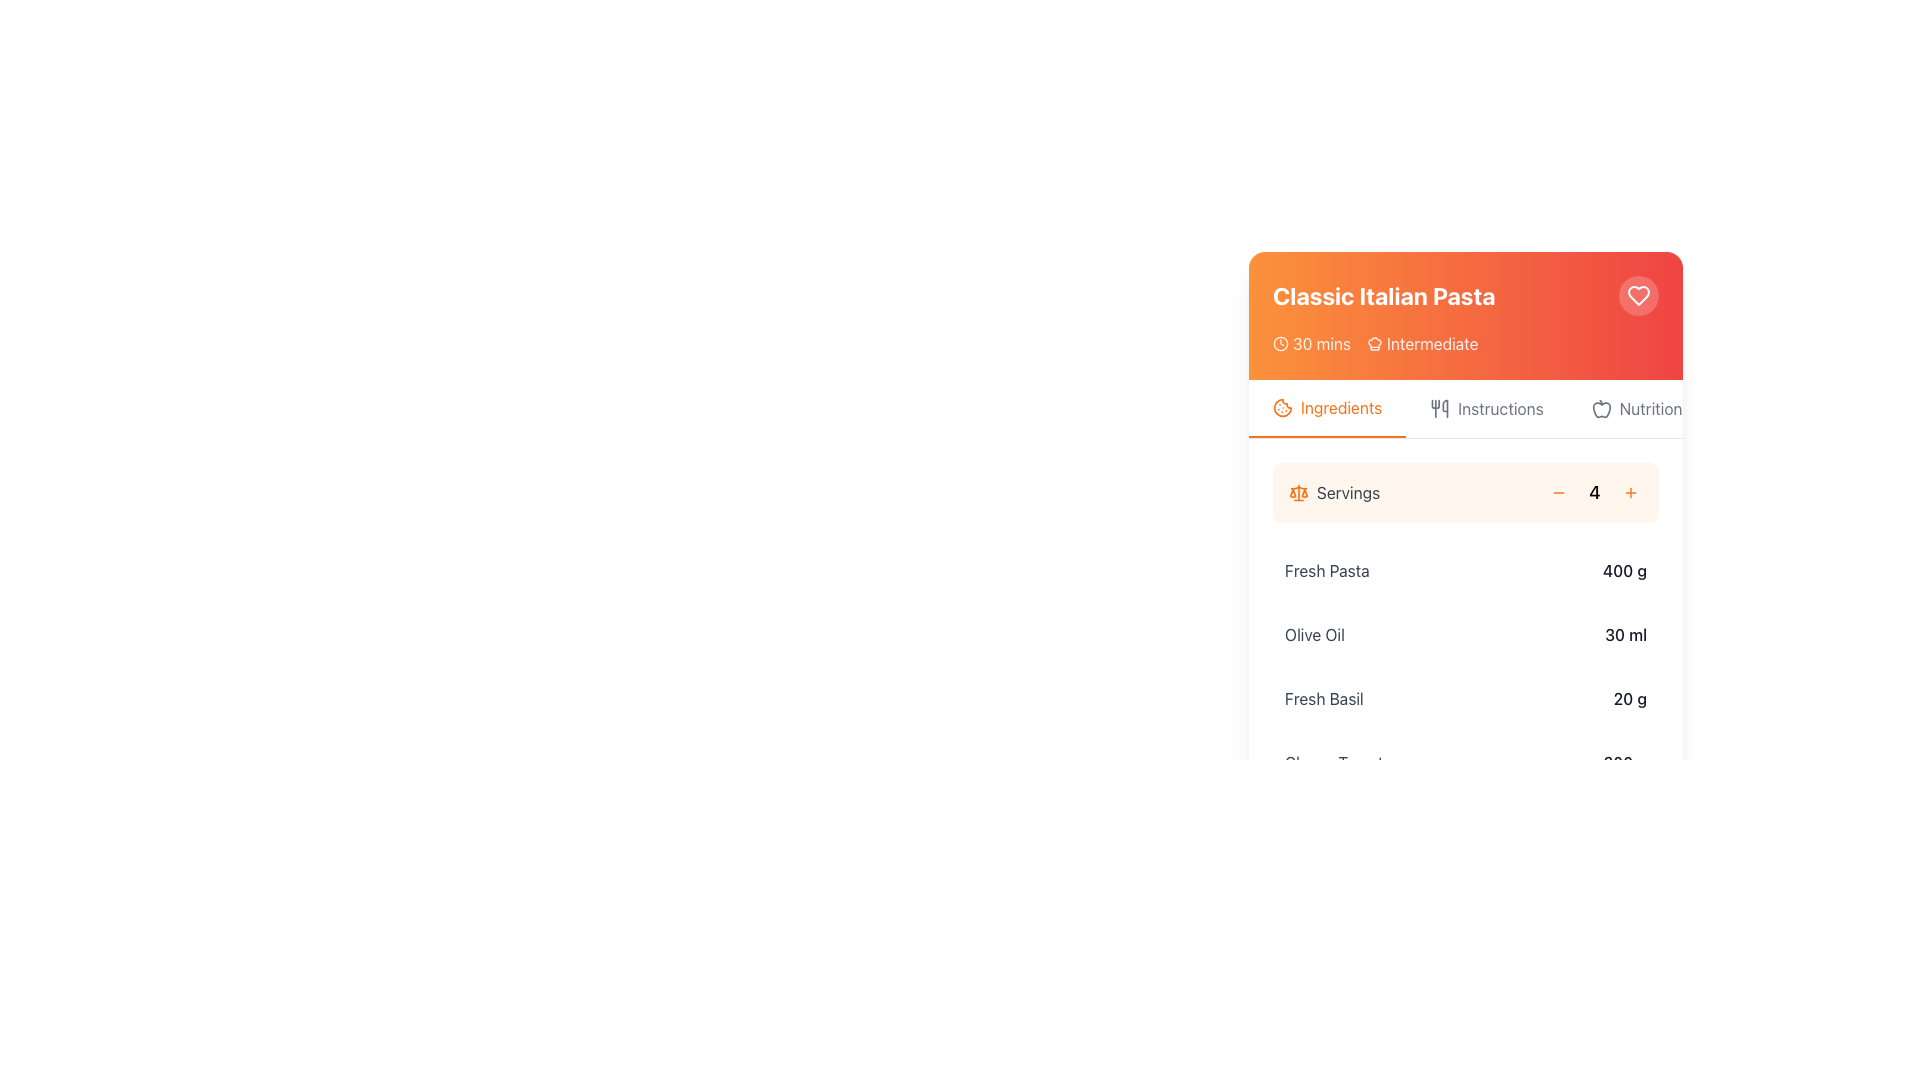 Image resolution: width=1920 pixels, height=1080 pixels. What do you see at coordinates (1341, 407) in the screenshot?
I see `the 'Ingredients' text label, which is styled in orange on a white background and serves as the first tab in the recipe interface's navigation bar` at bounding box center [1341, 407].